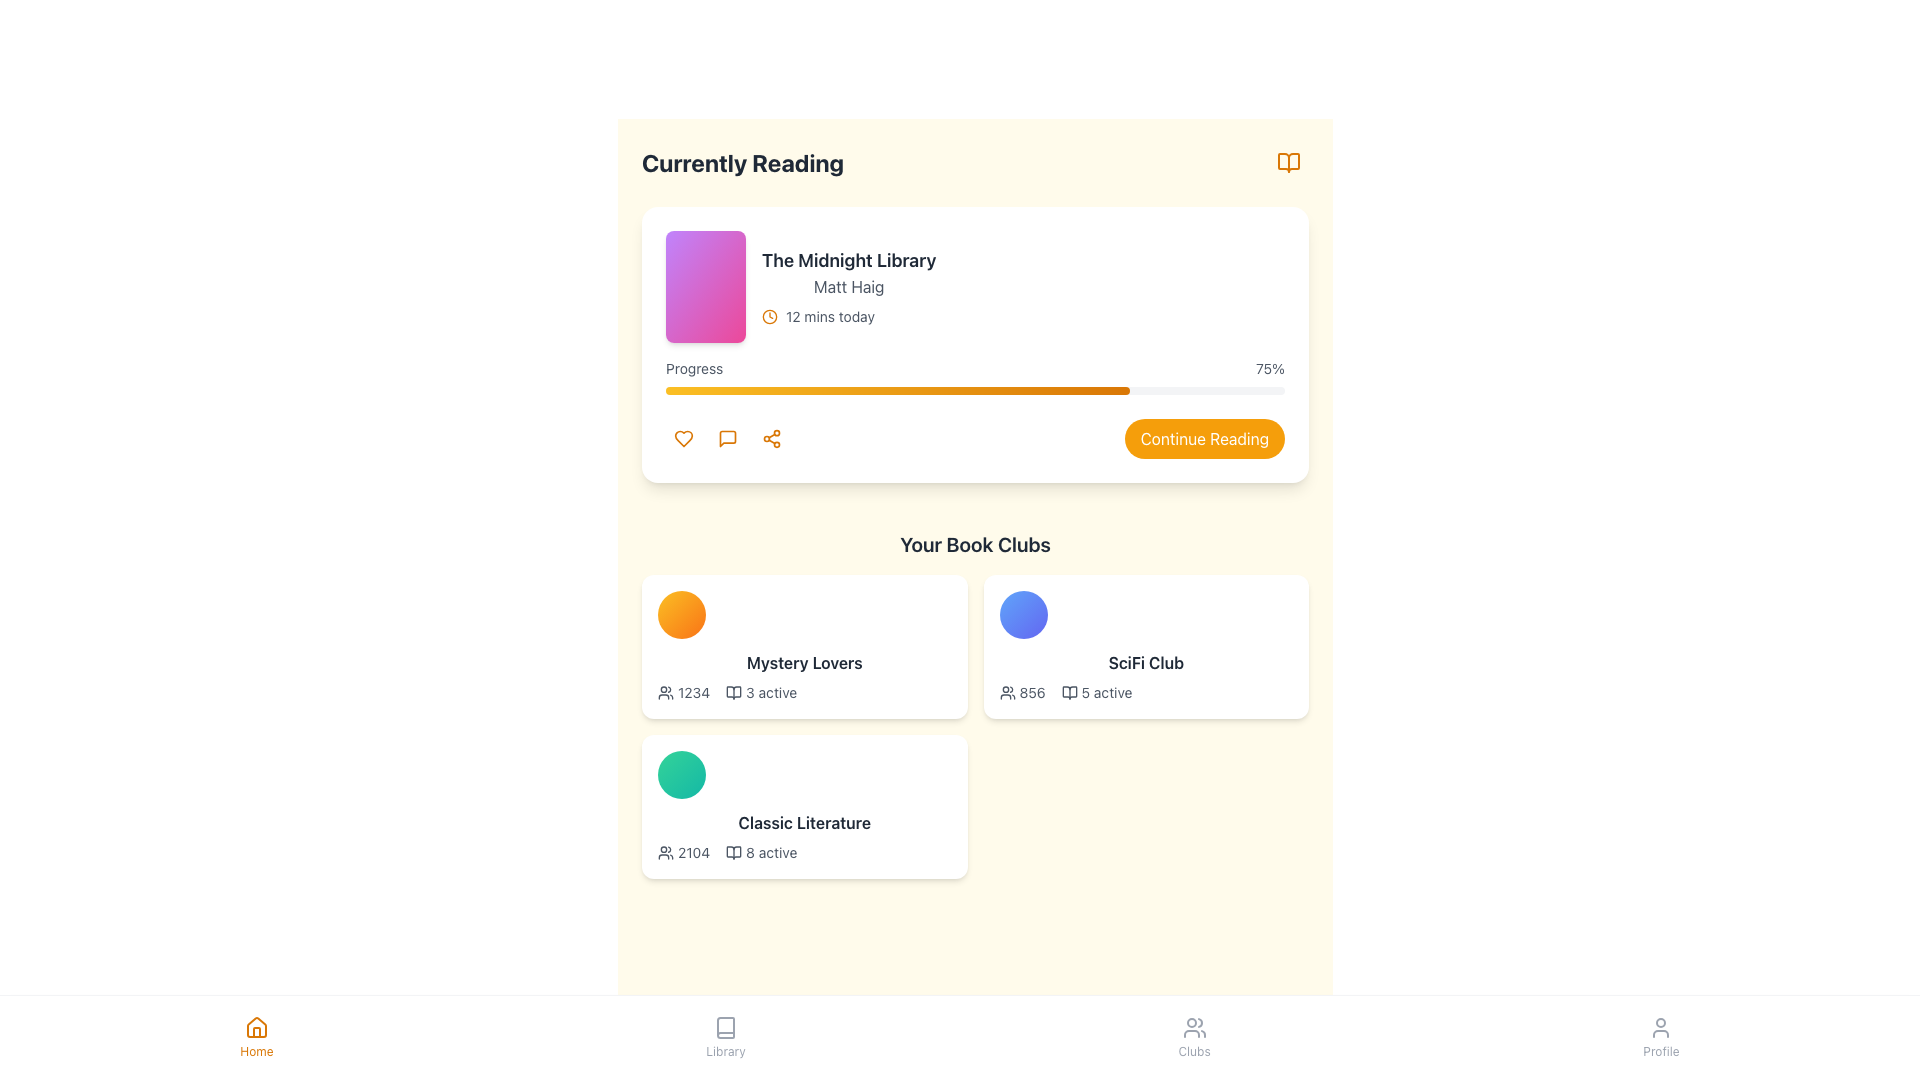 This screenshot has height=1080, width=1920. Describe the element at coordinates (768, 315) in the screenshot. I see `the outer circular shape of the clock icon, which is styled in amber-600 color and has a radius of approximately 10 units, located near the top-right corner of the 'Currently Reading' section header` at that location.